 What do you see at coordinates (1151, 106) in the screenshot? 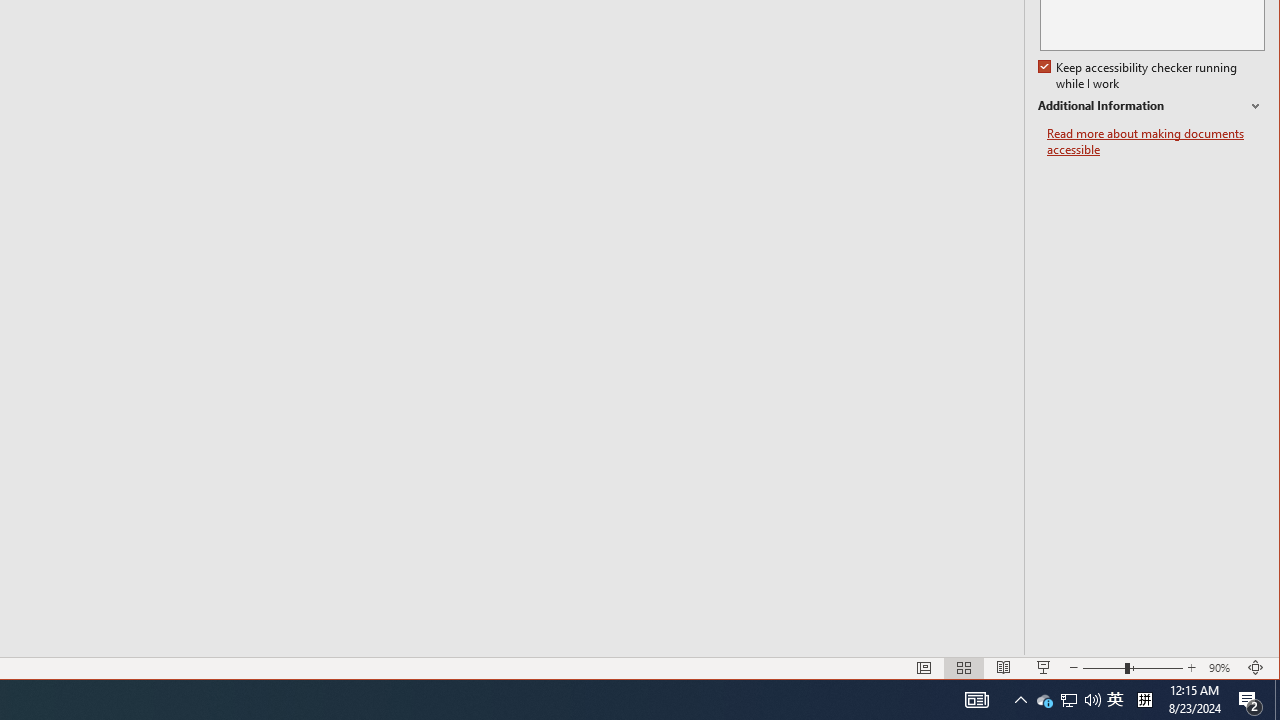
I see `'Additional Information'` at bounding box center [1151, 106].